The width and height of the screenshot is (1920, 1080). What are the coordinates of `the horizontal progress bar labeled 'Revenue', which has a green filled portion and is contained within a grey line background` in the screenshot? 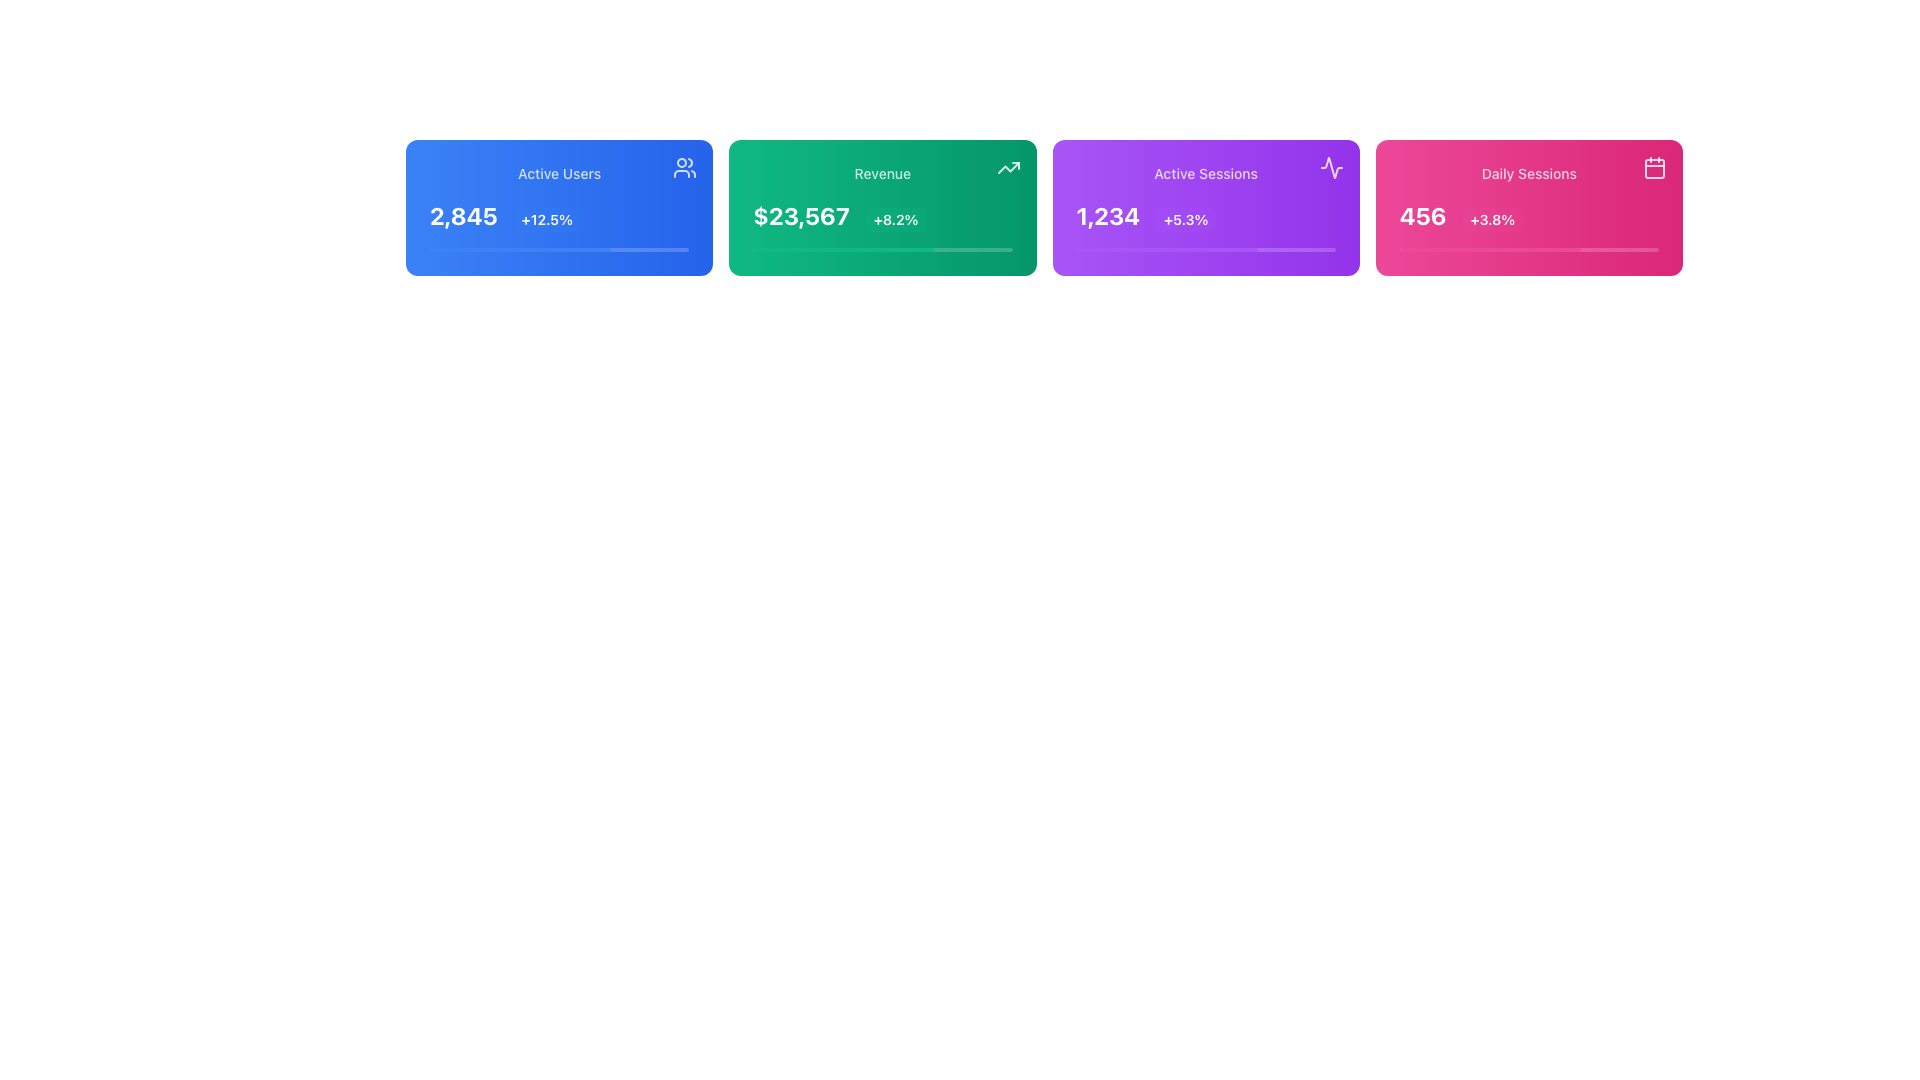 It's located at (844, 249).